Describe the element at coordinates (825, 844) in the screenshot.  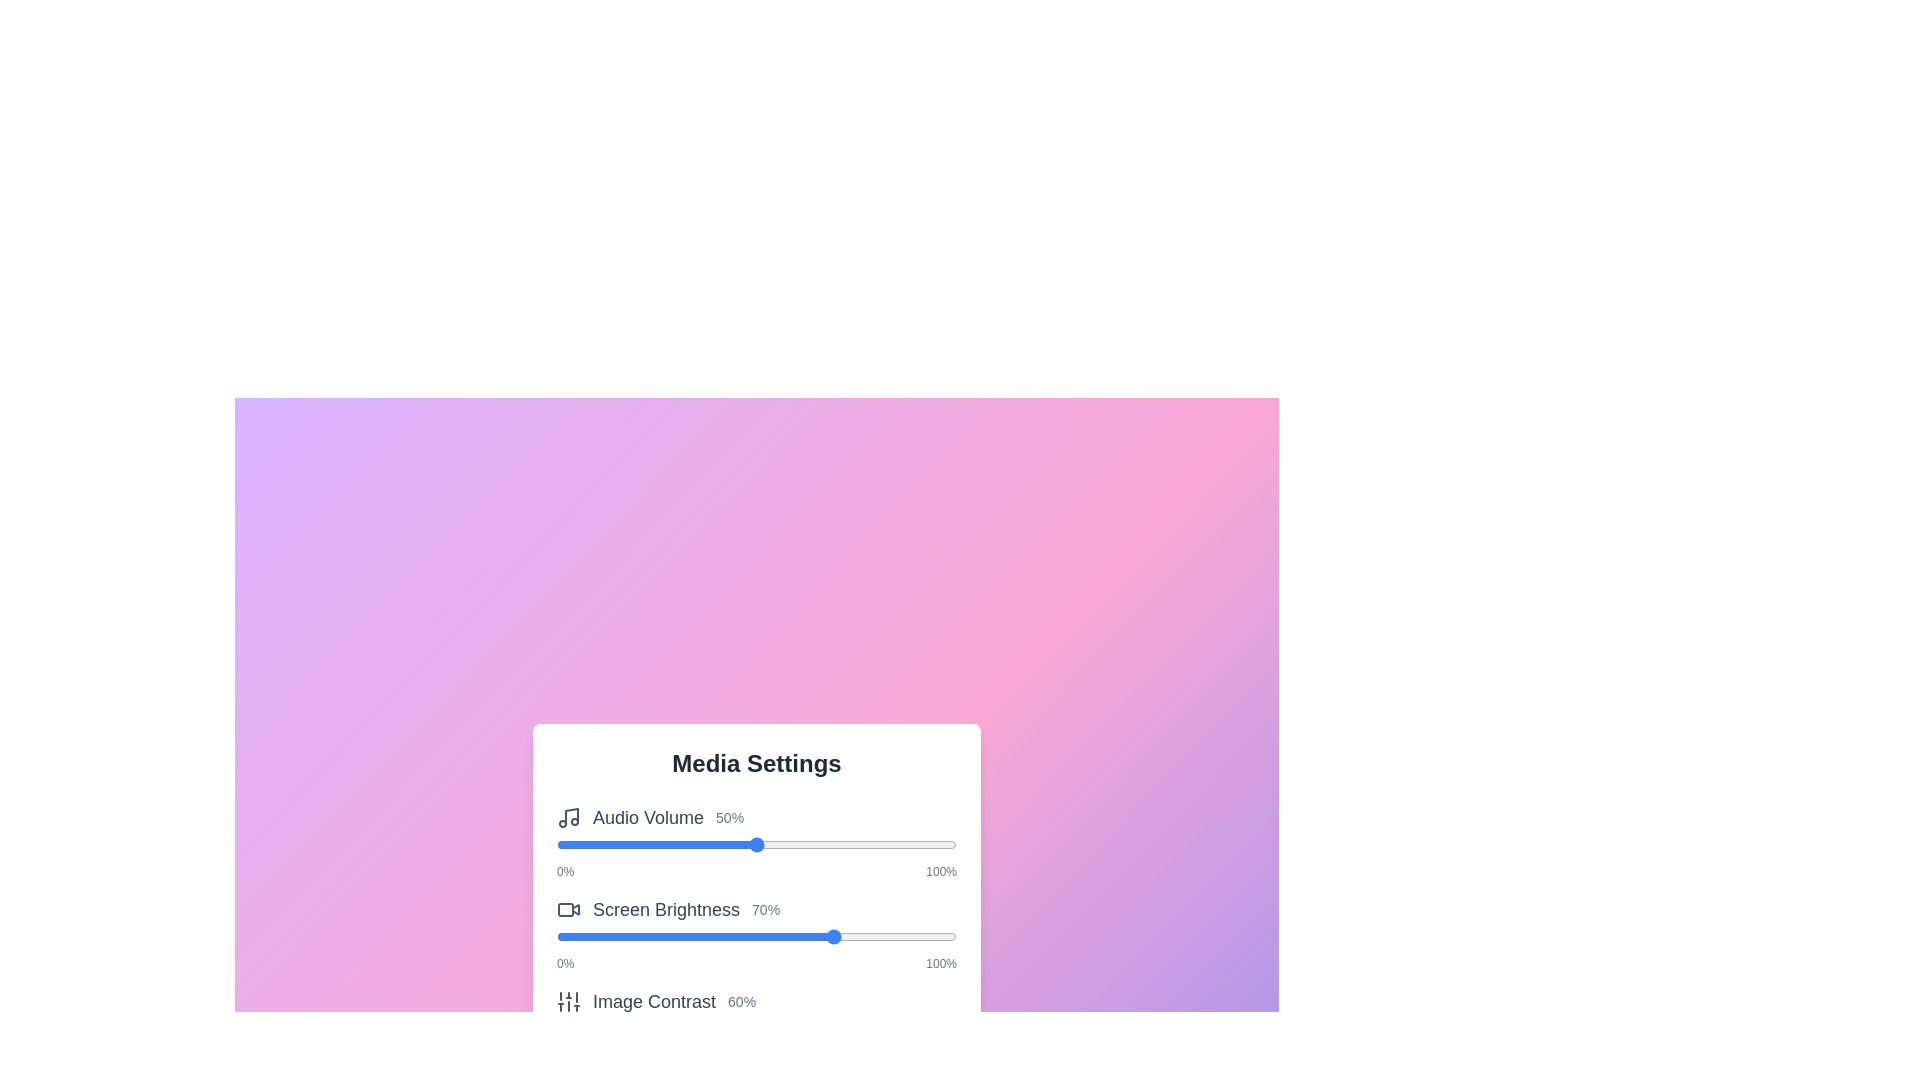
I see `the slider to 67% to observe the visual feedback` at that location.